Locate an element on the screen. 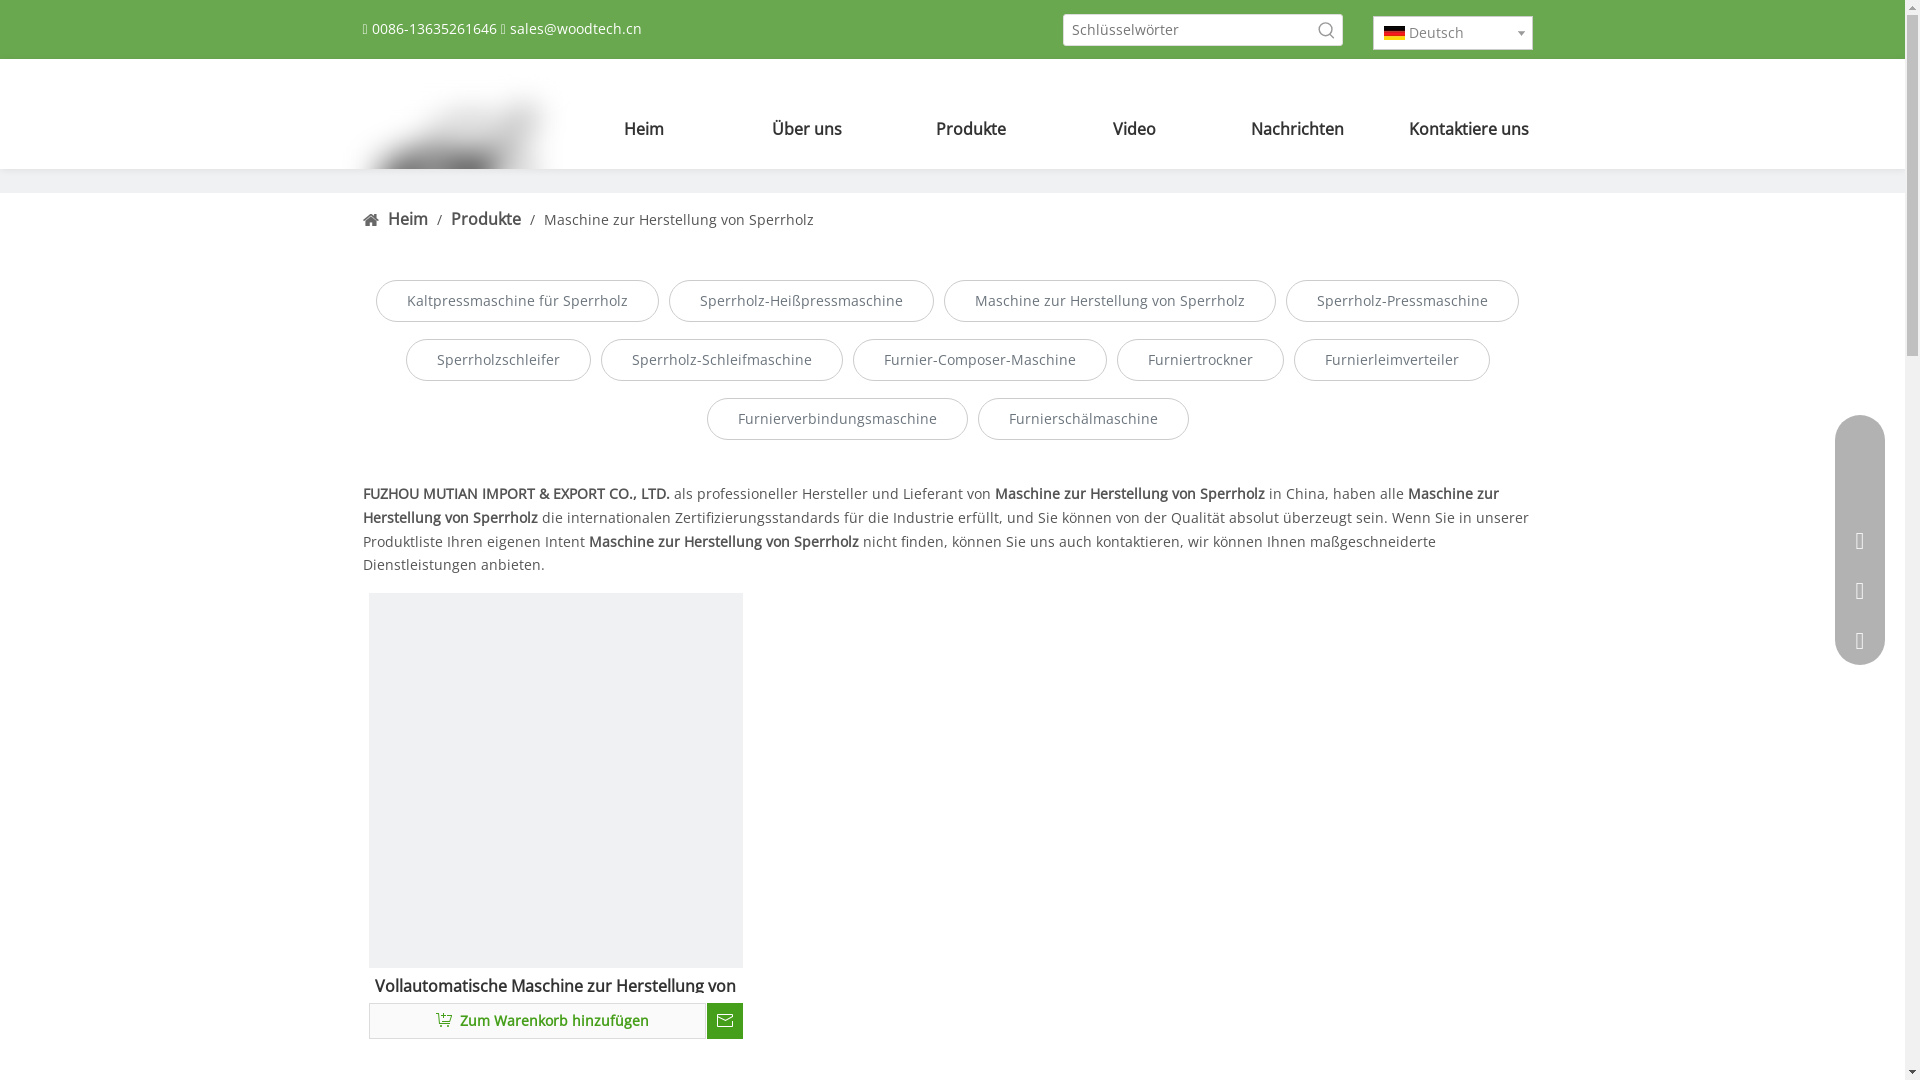  'sales@woodtech.cn' is located at coordinates (575, 28).